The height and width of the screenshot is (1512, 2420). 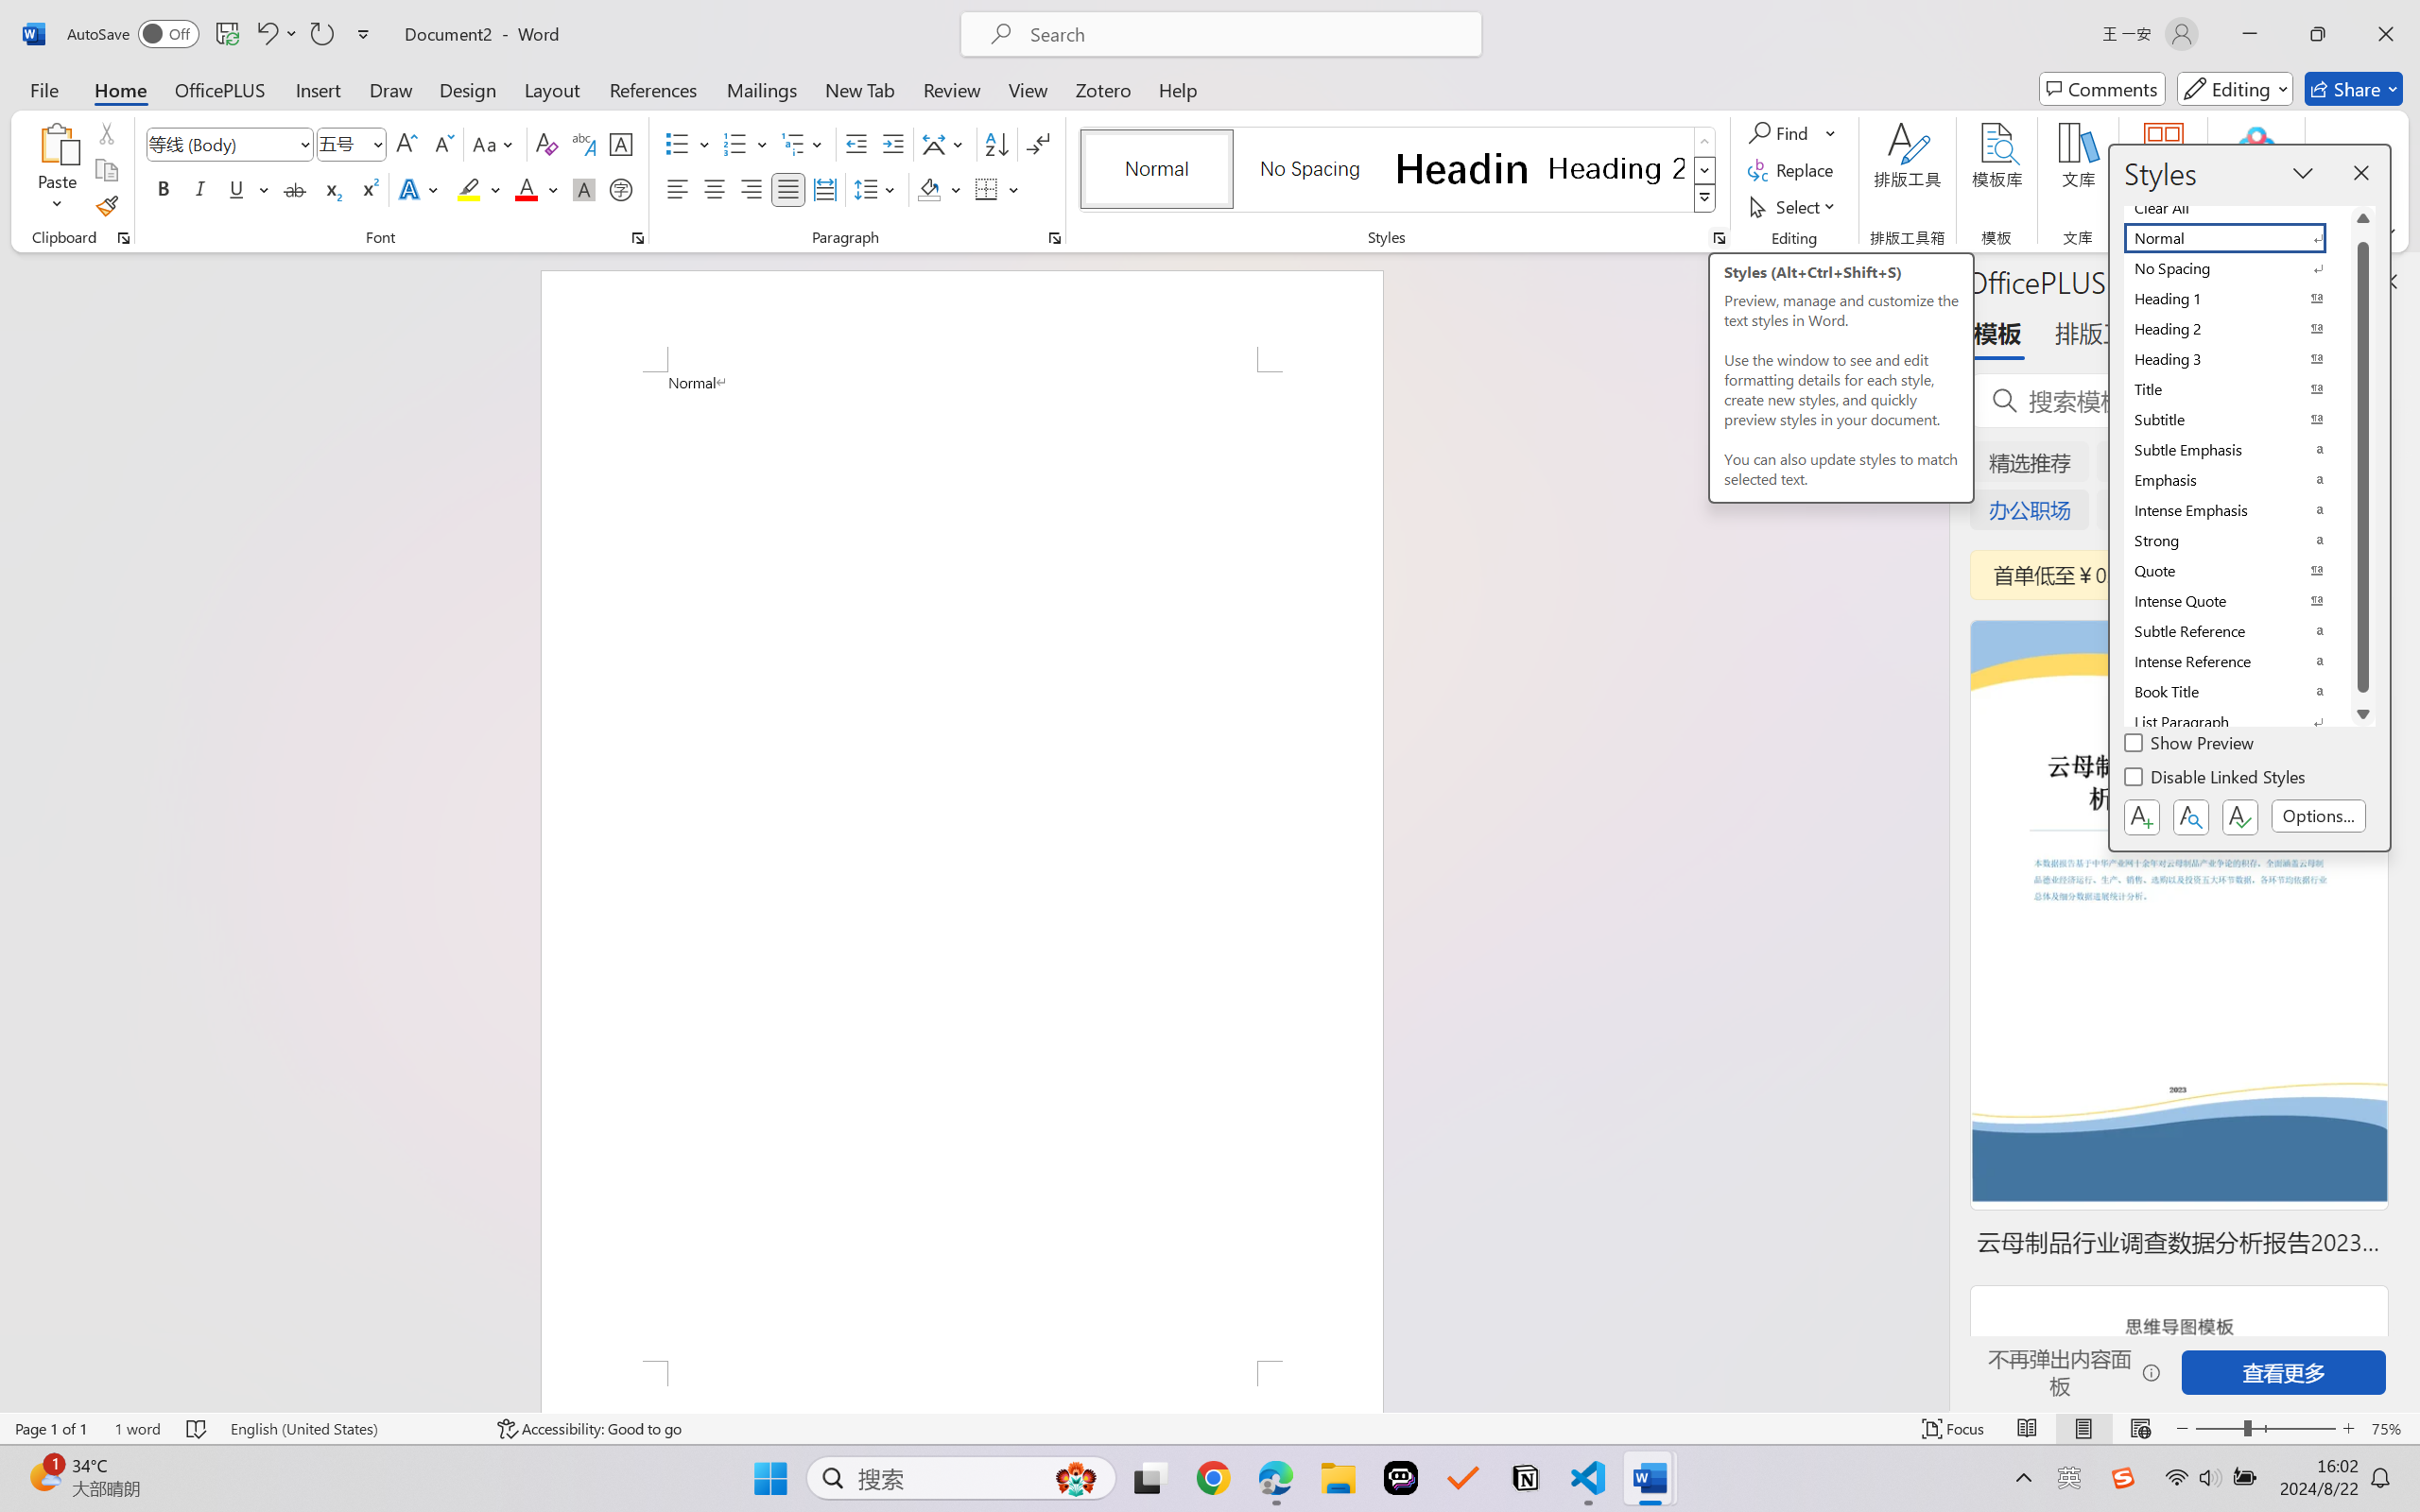 What do you see at coordinates (363, 33) in the screenshot?
I see `'Customize Quick Access Toolbar'` at bounding box center [363, 33].